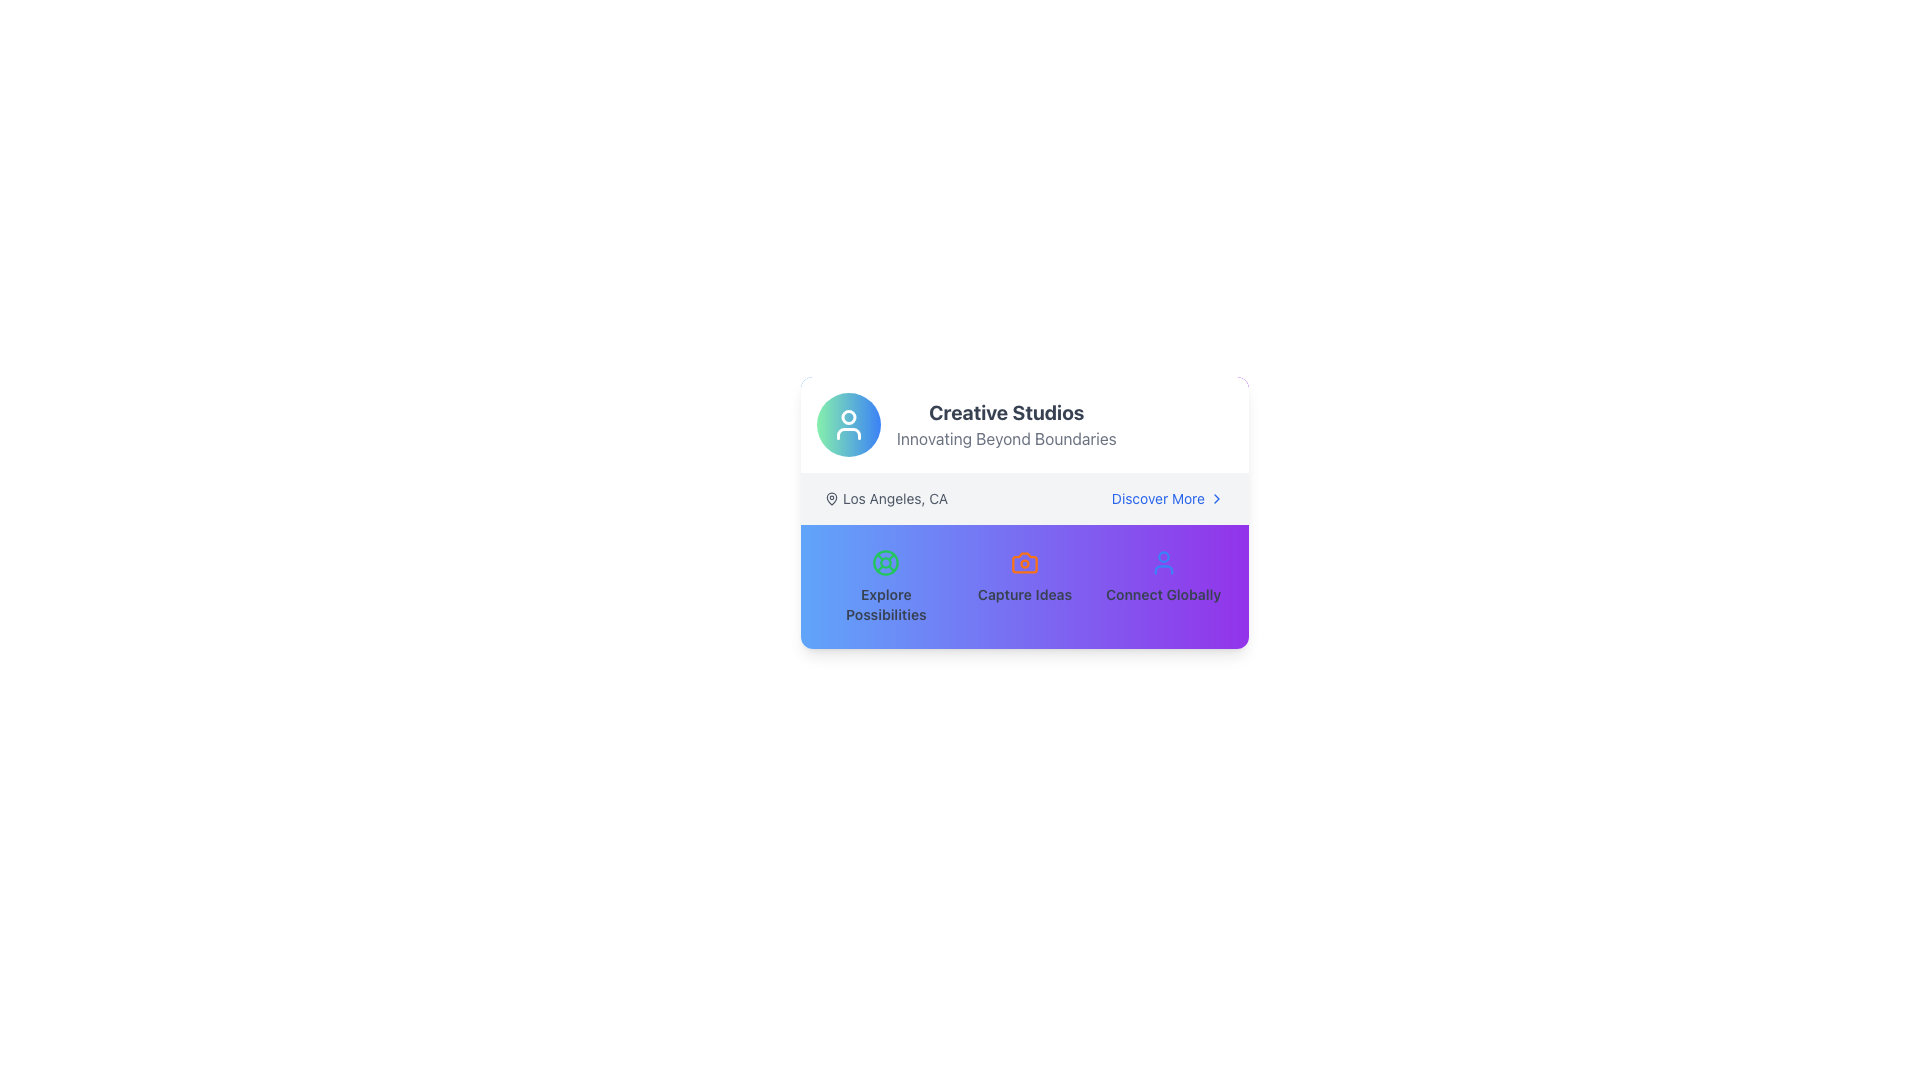  I want to click on the life buoy icon, which is the first icon in the options card above the 'Explore Possibilities' label, so click(885, 563).